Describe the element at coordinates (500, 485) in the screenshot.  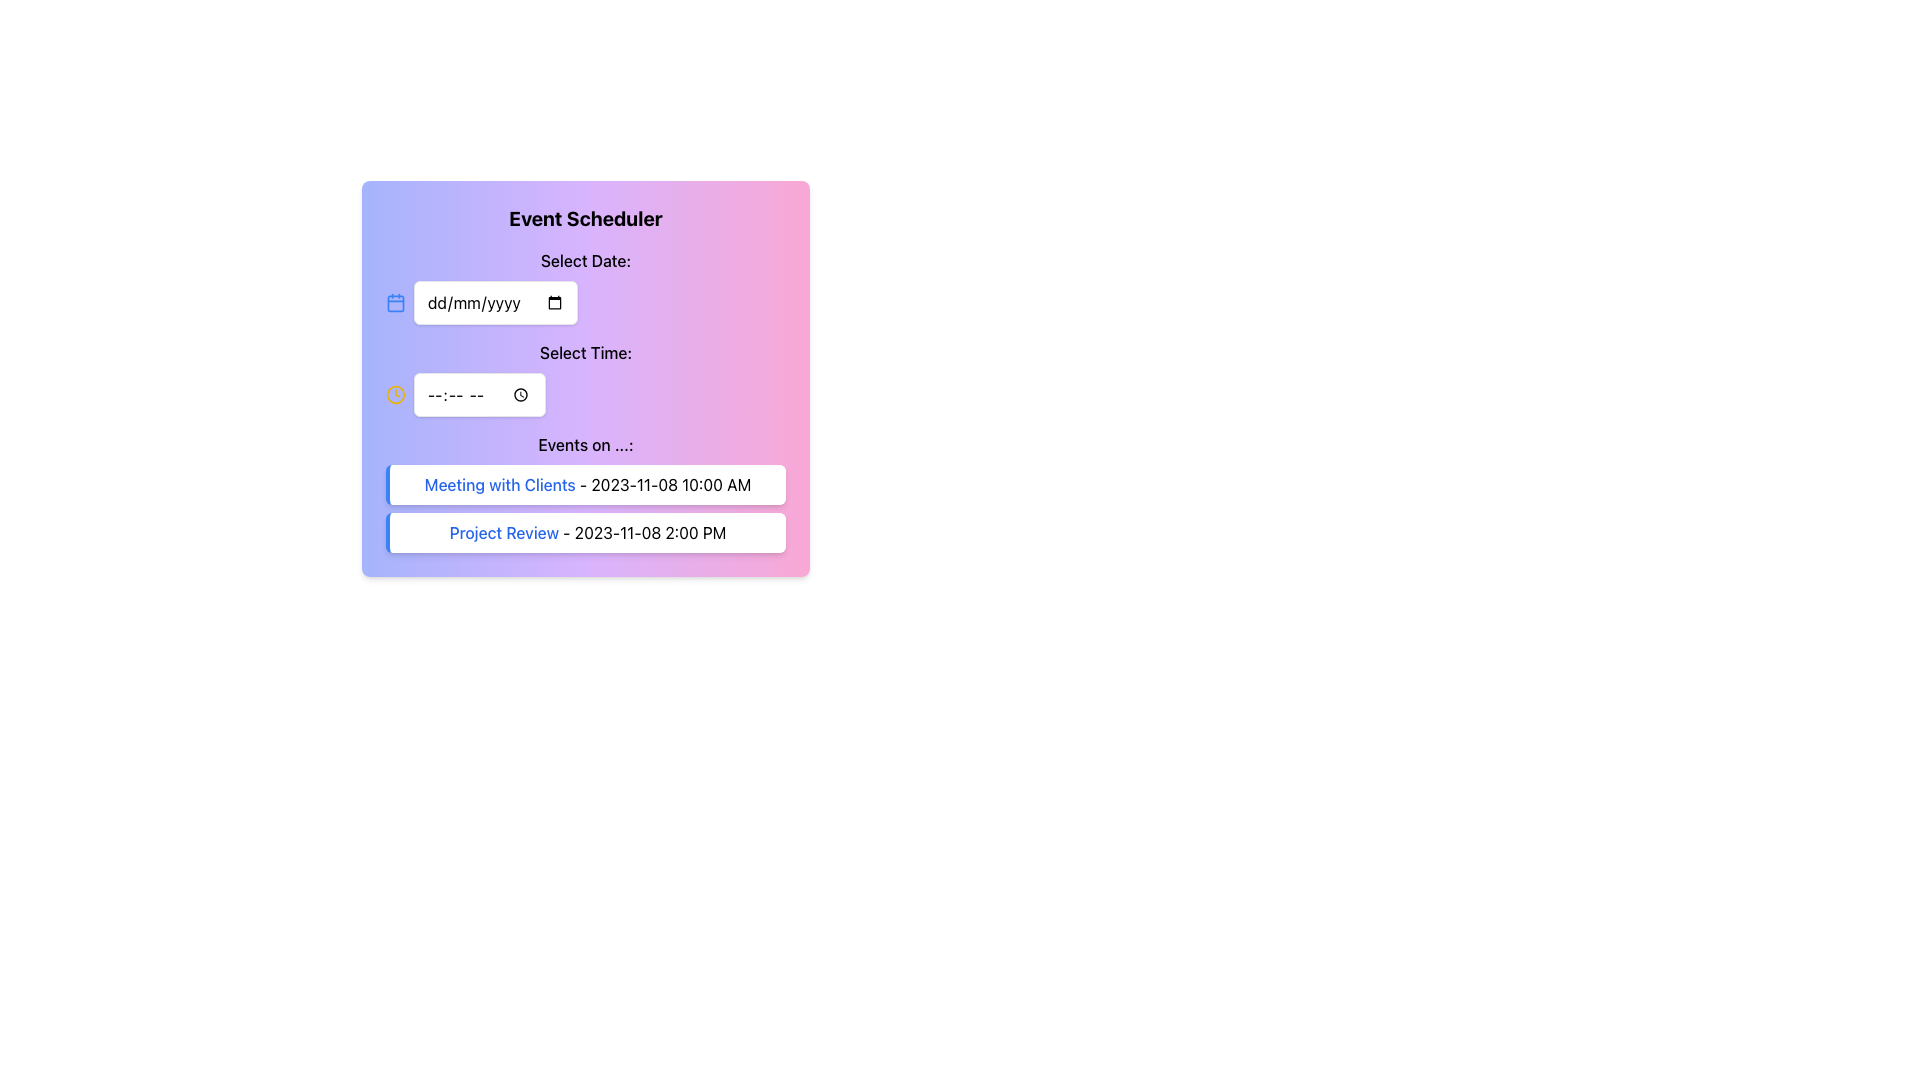
I see `the blue text label 'Meeting with Clients' for navigation, which is styled with medium font weight and contained within a white rounded box, positioned above the timestamp` at that location.